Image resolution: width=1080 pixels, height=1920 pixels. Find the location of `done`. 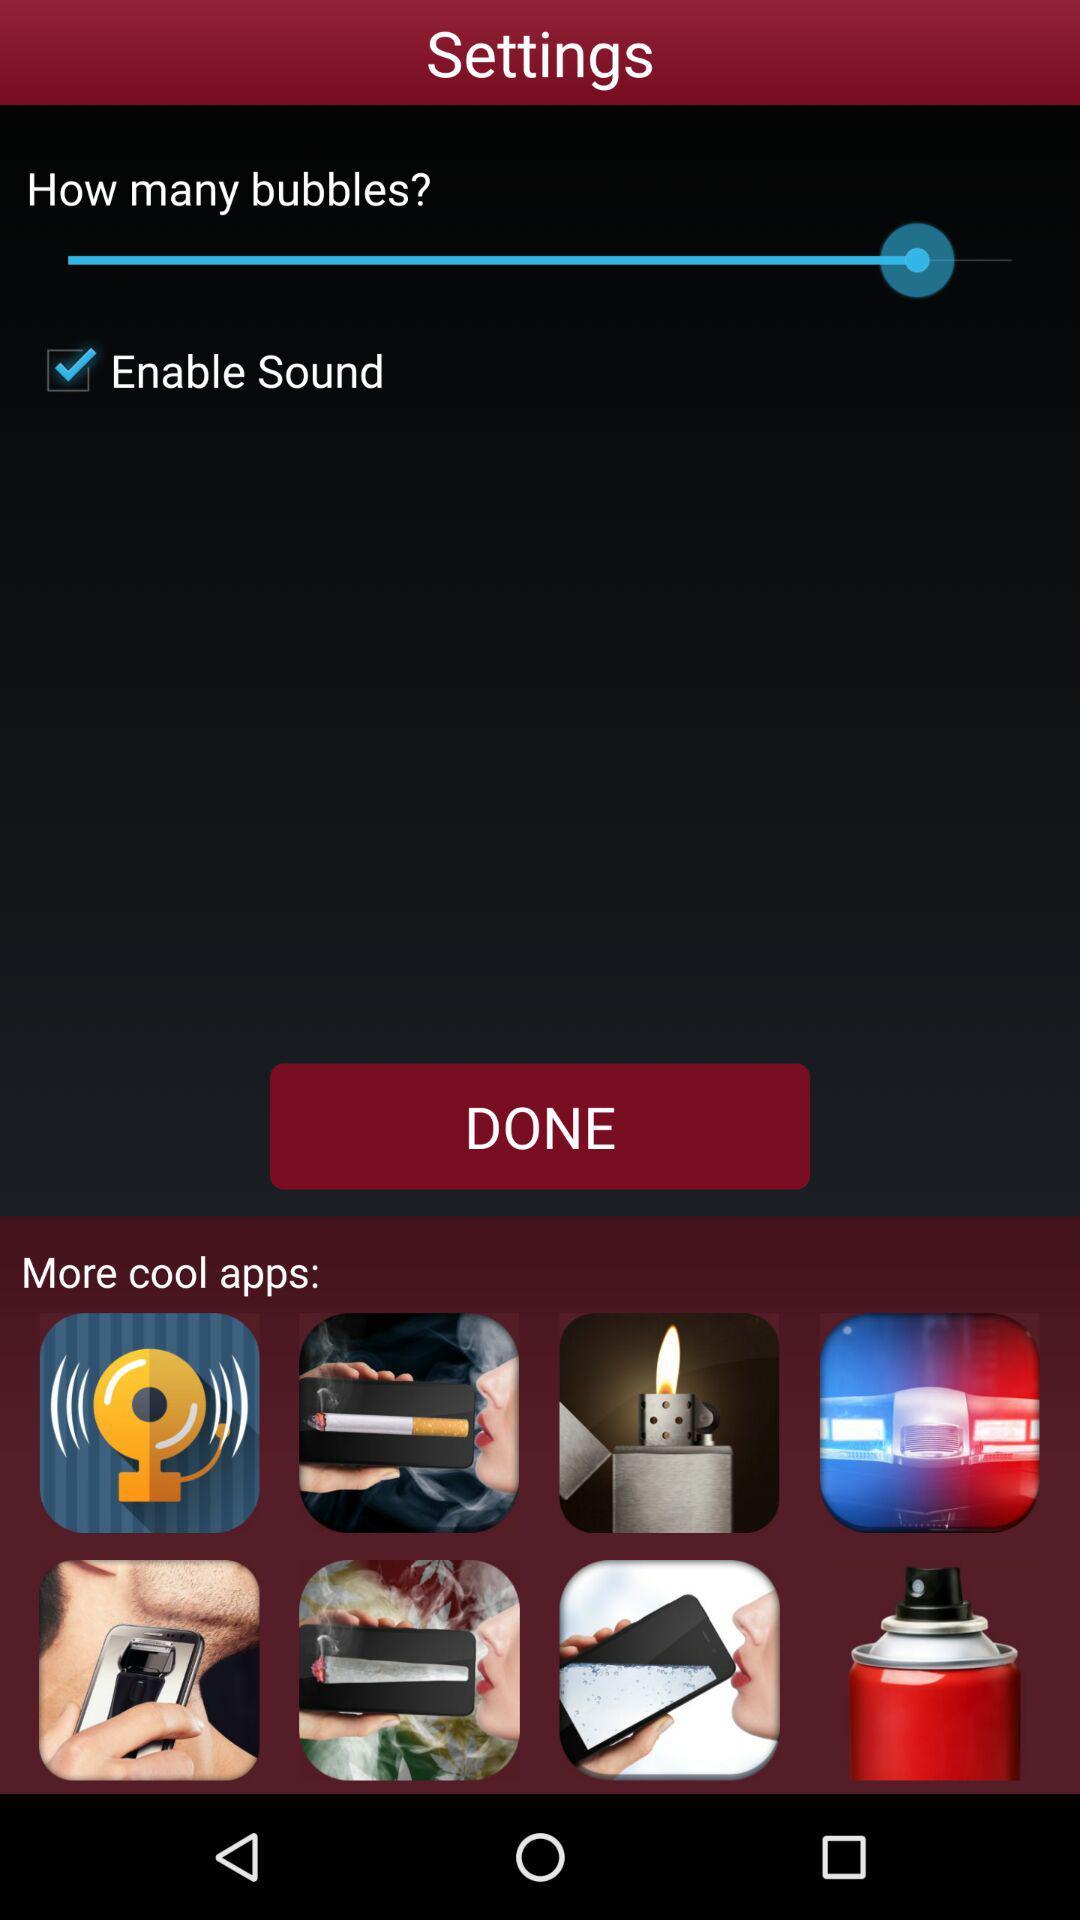

done is located at coordinates (540, 1126).